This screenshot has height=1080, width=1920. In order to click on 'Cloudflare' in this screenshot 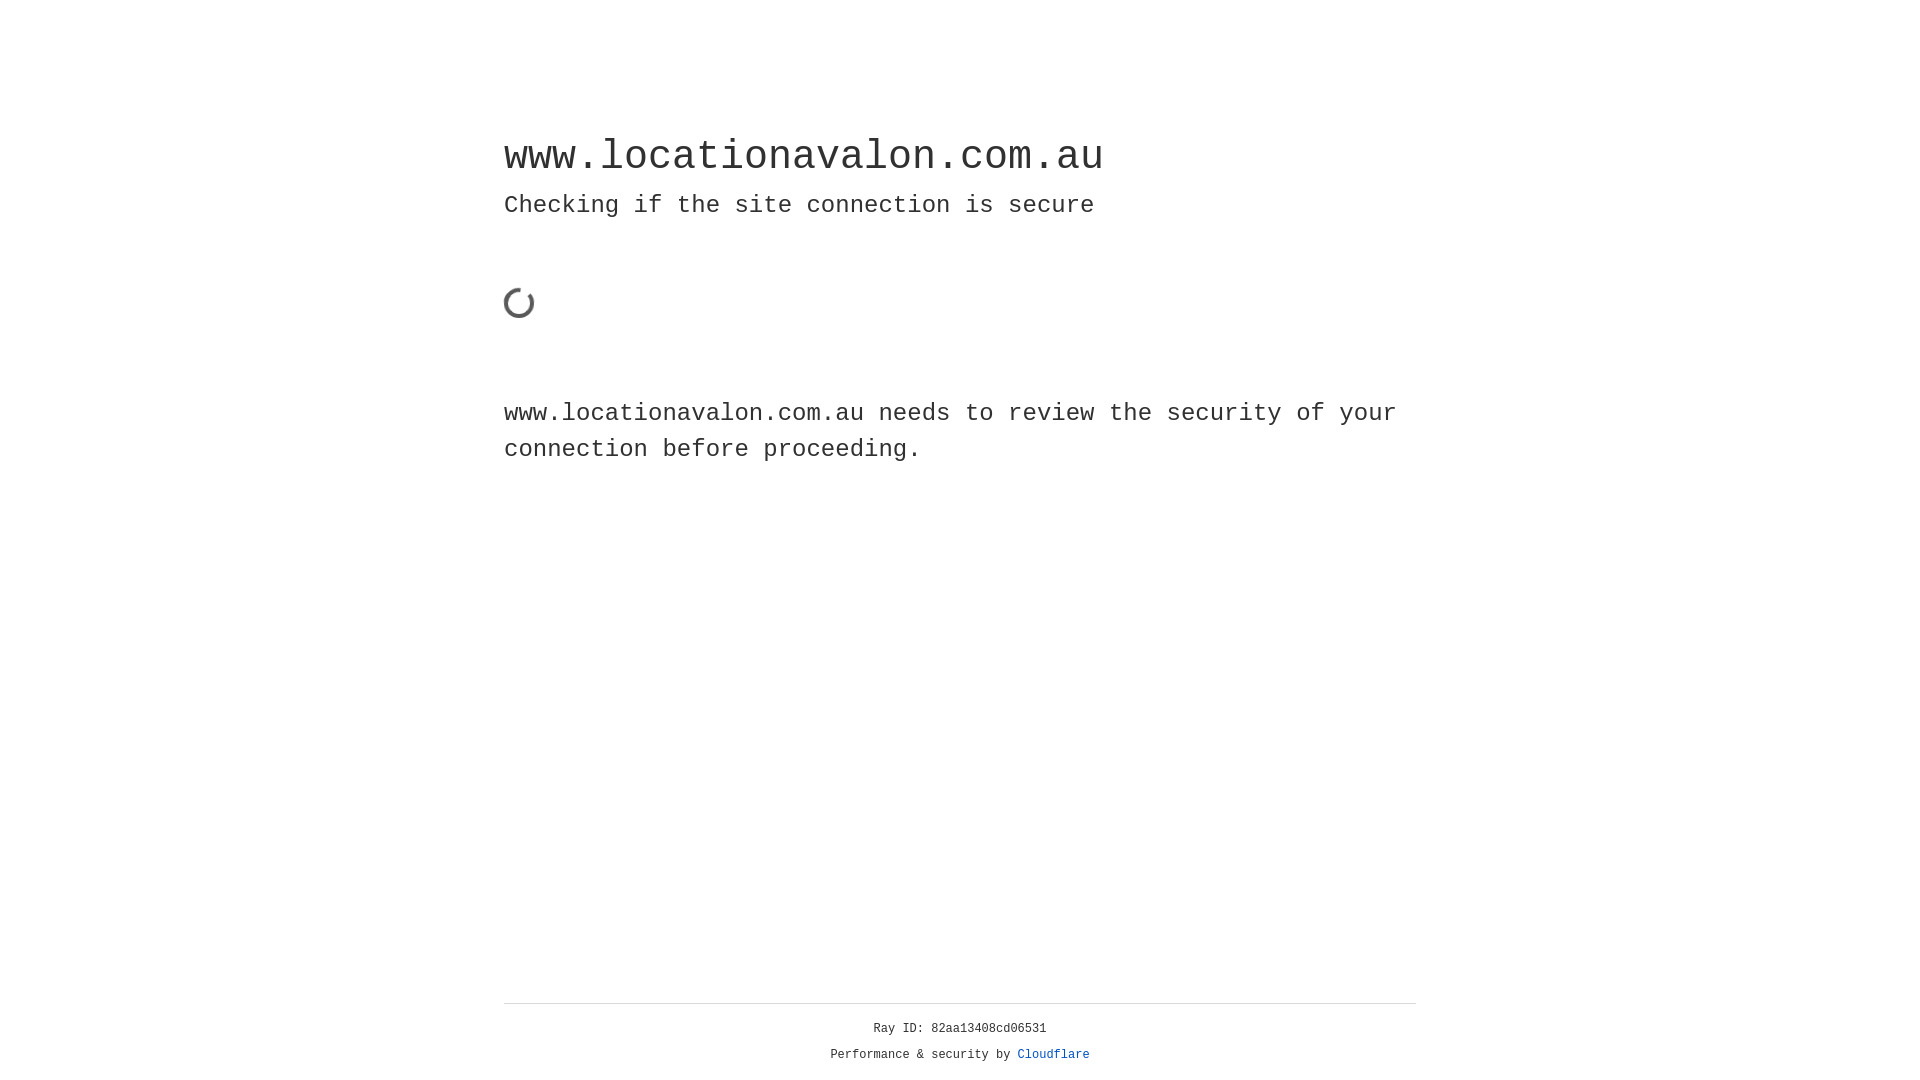, I will do `click(1017, 1054)`.